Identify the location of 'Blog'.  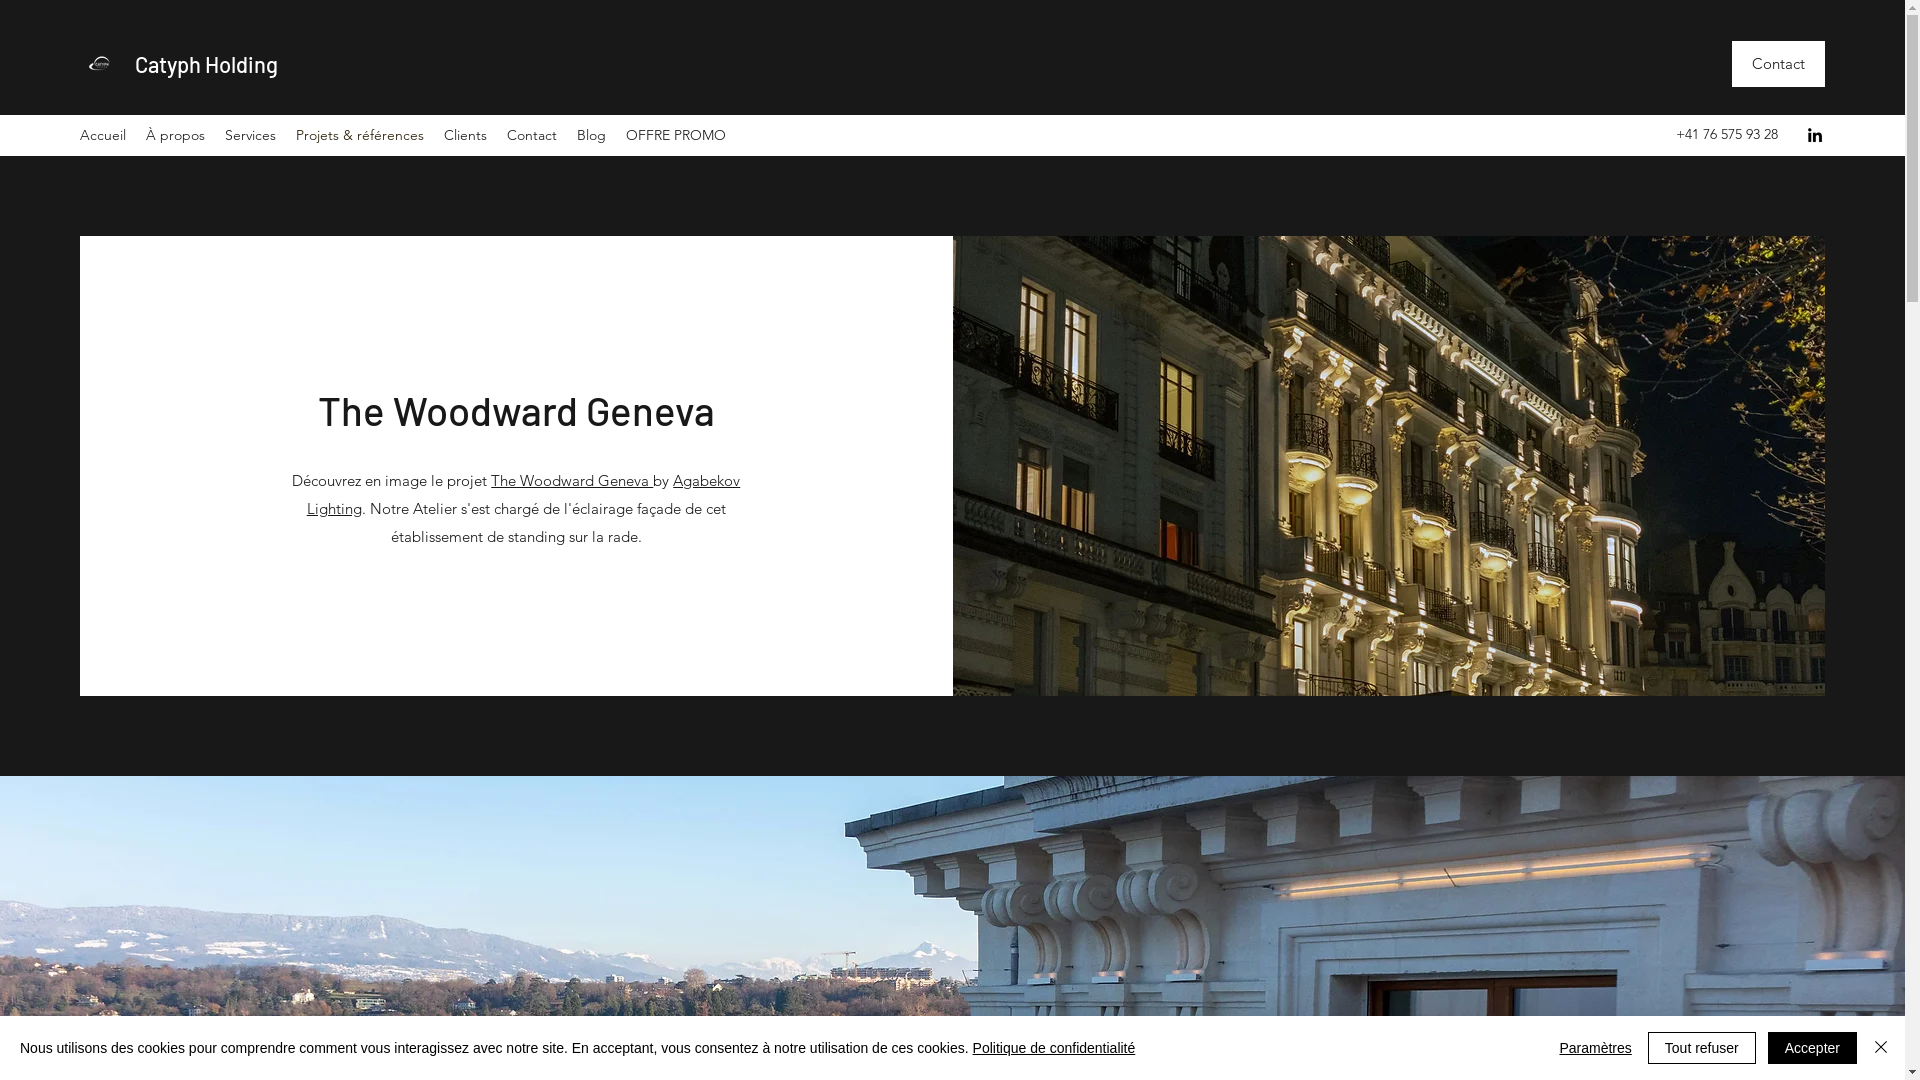
(590, 135).